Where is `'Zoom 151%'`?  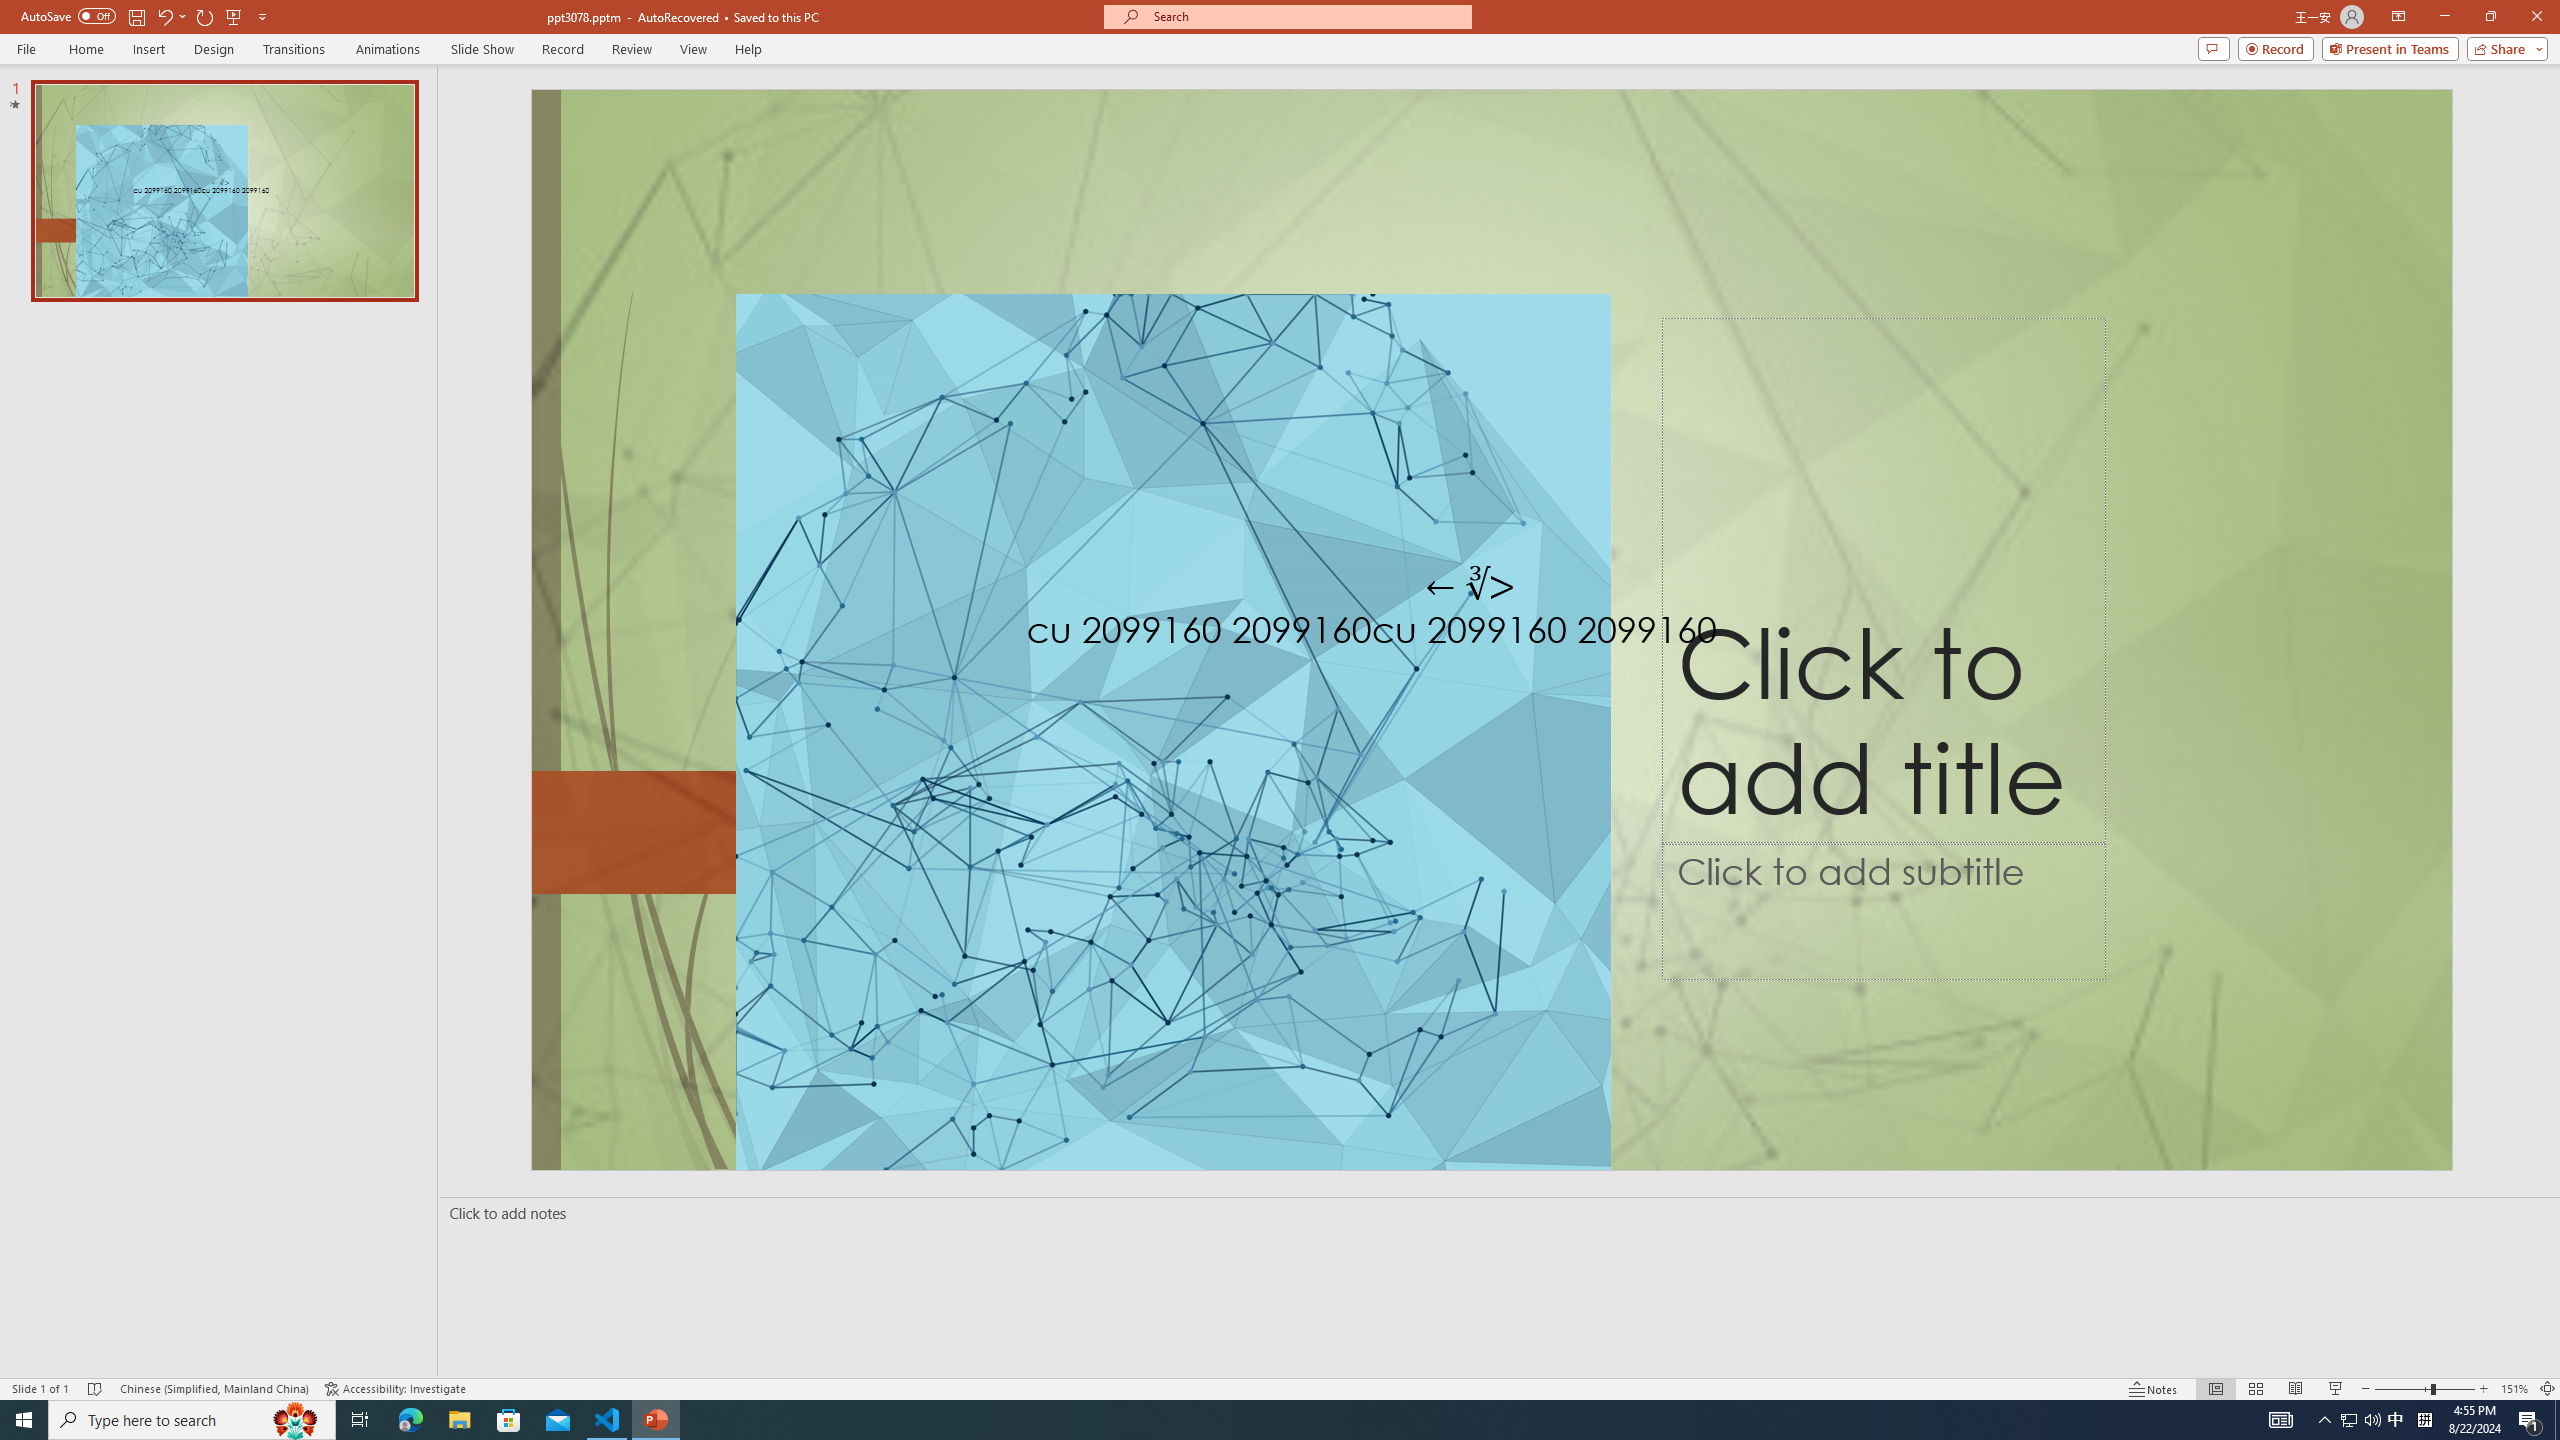 'Zoom 151%' is located at coordinates (2515, 1389).